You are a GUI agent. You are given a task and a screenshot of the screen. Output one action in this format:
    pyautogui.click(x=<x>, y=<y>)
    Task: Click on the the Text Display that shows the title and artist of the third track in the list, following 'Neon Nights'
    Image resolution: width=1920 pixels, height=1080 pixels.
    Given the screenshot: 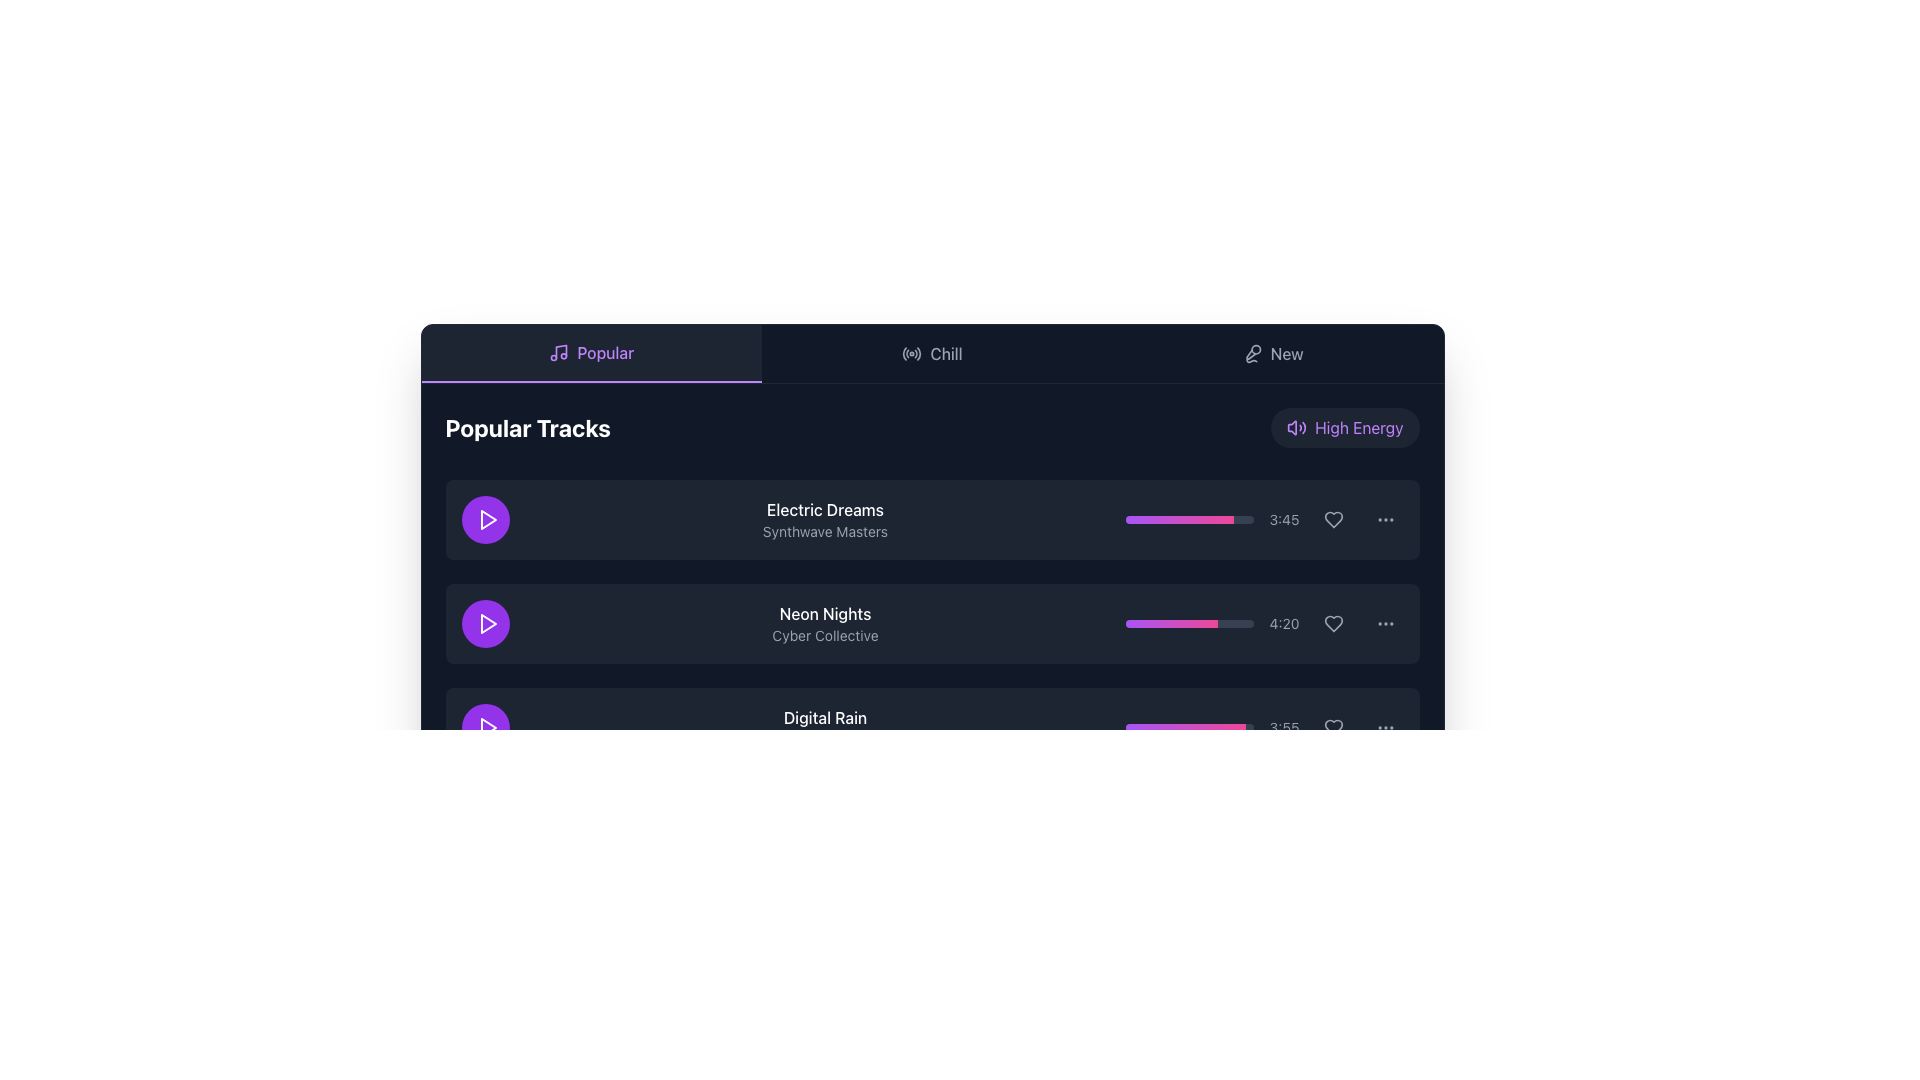 What is the action you would take?
    pyautogui.click(x=825, y=728)
    